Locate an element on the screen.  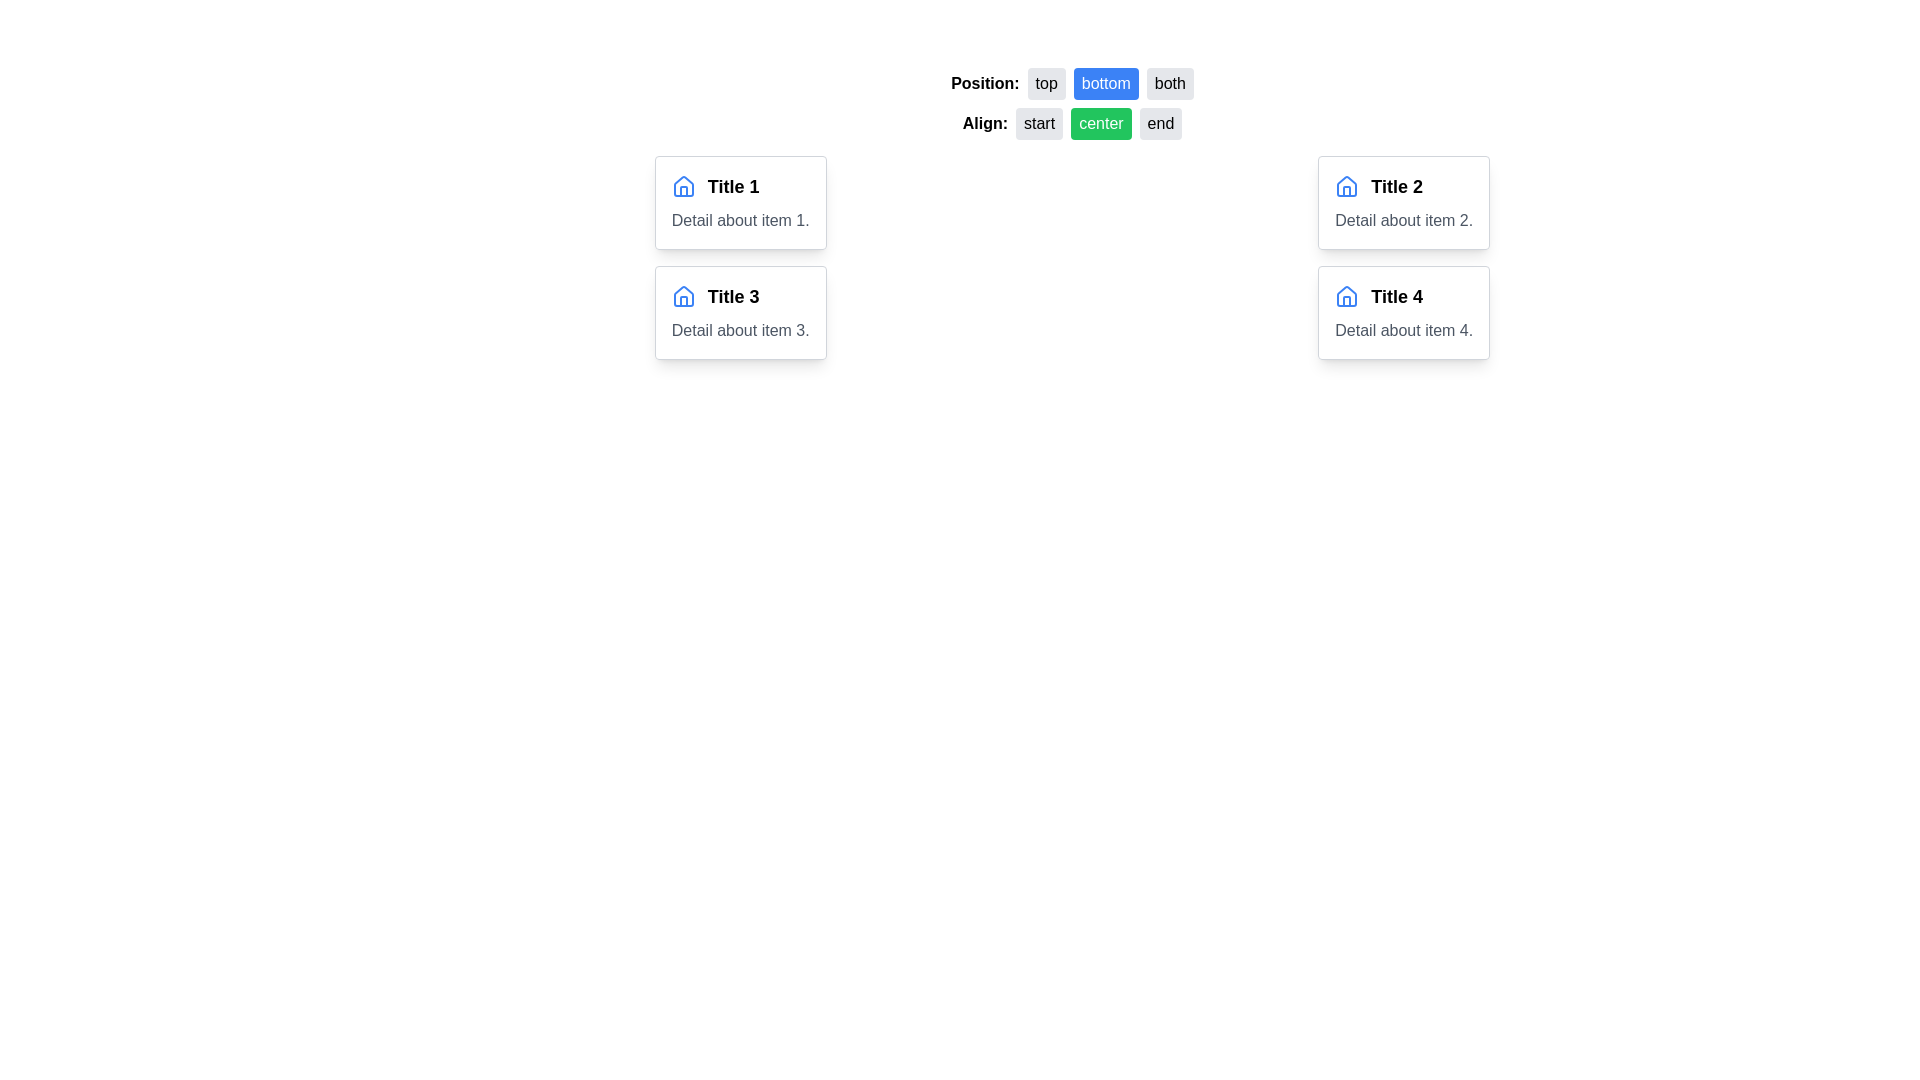
the button located between the 'top' button on the left and the 'both' button on the right, which selects the 'bottom' option in the position configuration context is located at coordinates (1105, 83).